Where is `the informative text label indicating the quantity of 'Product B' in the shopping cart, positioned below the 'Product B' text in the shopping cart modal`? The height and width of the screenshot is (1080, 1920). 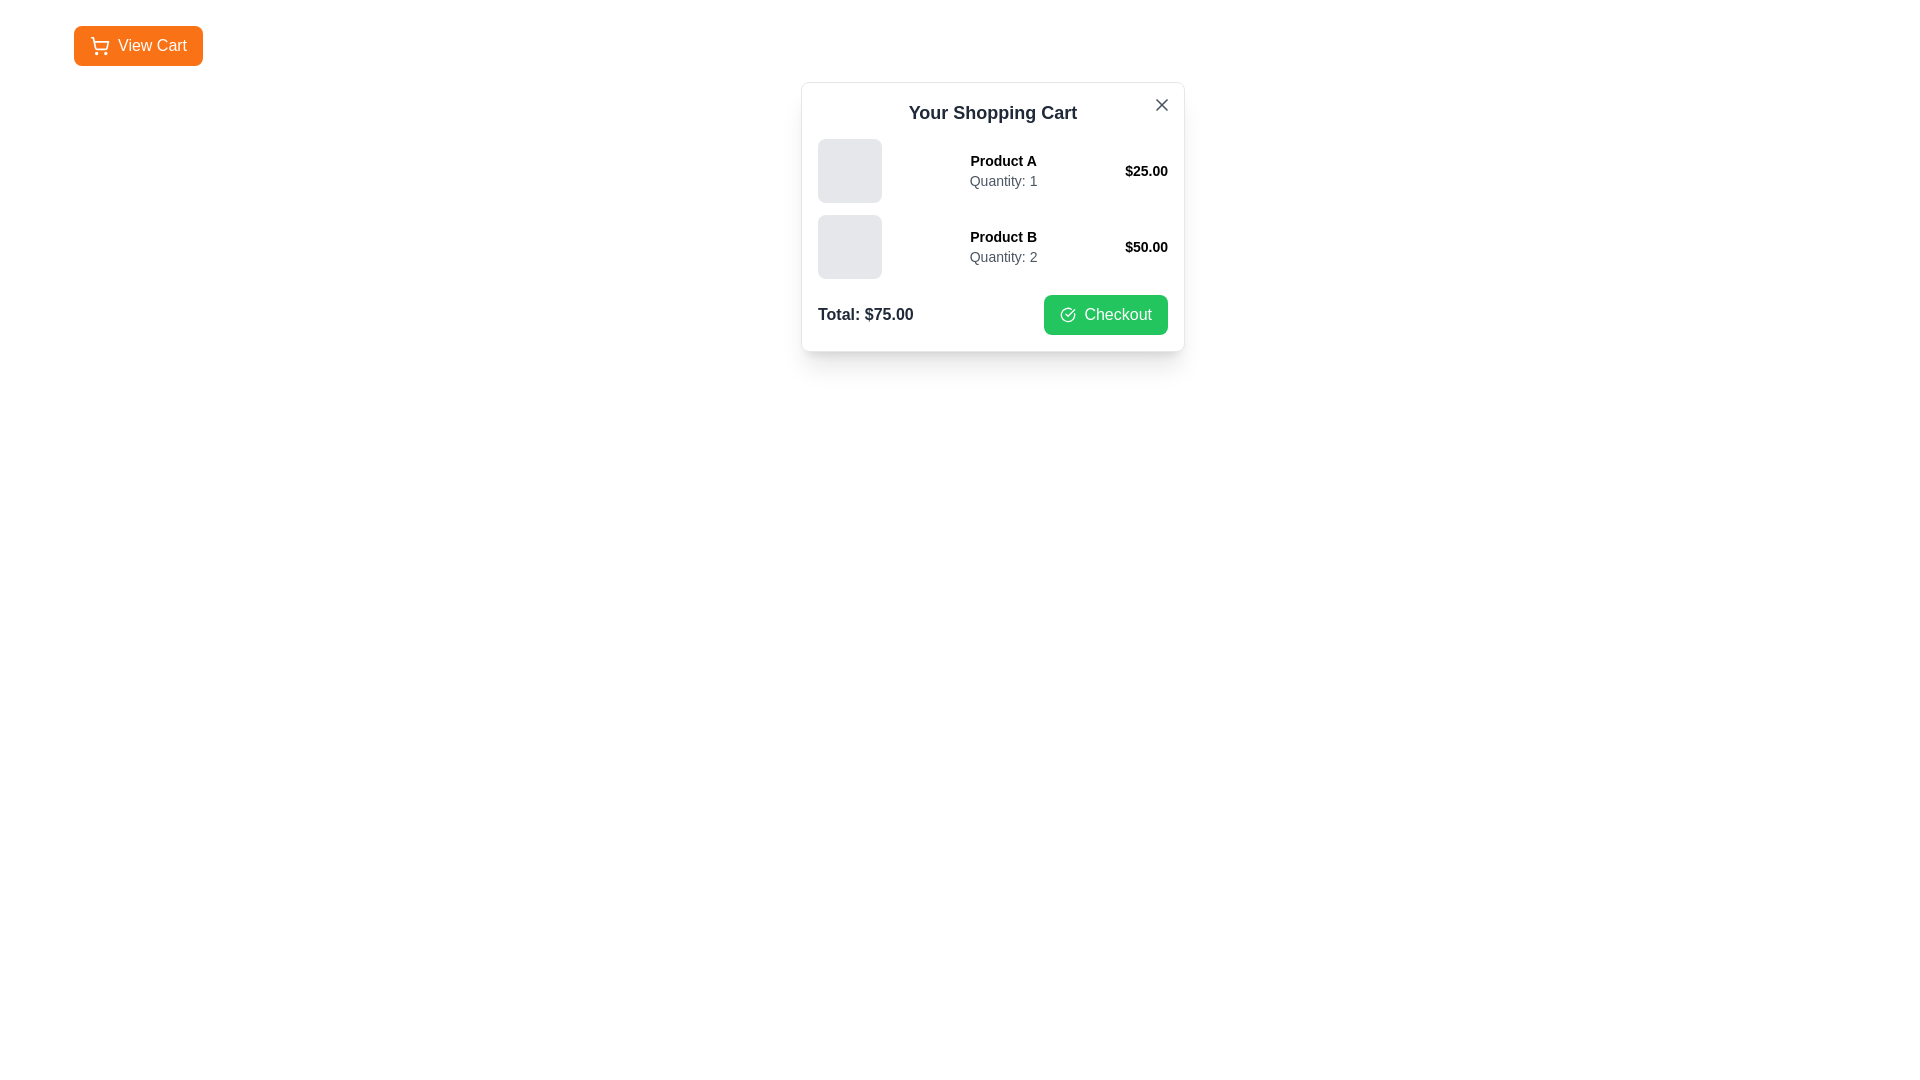
the informative text label indicating the quantity of 'Product B' in the shopping cart, positioned below the 'Product B' text in the shopping cart modal is located at coordinates (1003, 256).